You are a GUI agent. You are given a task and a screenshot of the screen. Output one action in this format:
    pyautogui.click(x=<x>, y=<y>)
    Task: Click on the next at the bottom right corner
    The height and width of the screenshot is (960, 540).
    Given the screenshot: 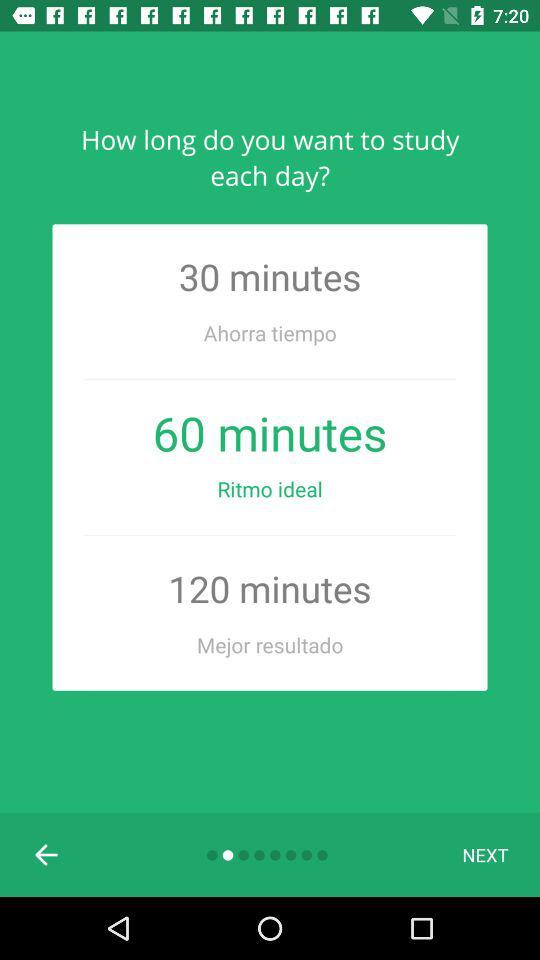 What is the action you would take?
    pyautogui.click(x=484, y=853)
    